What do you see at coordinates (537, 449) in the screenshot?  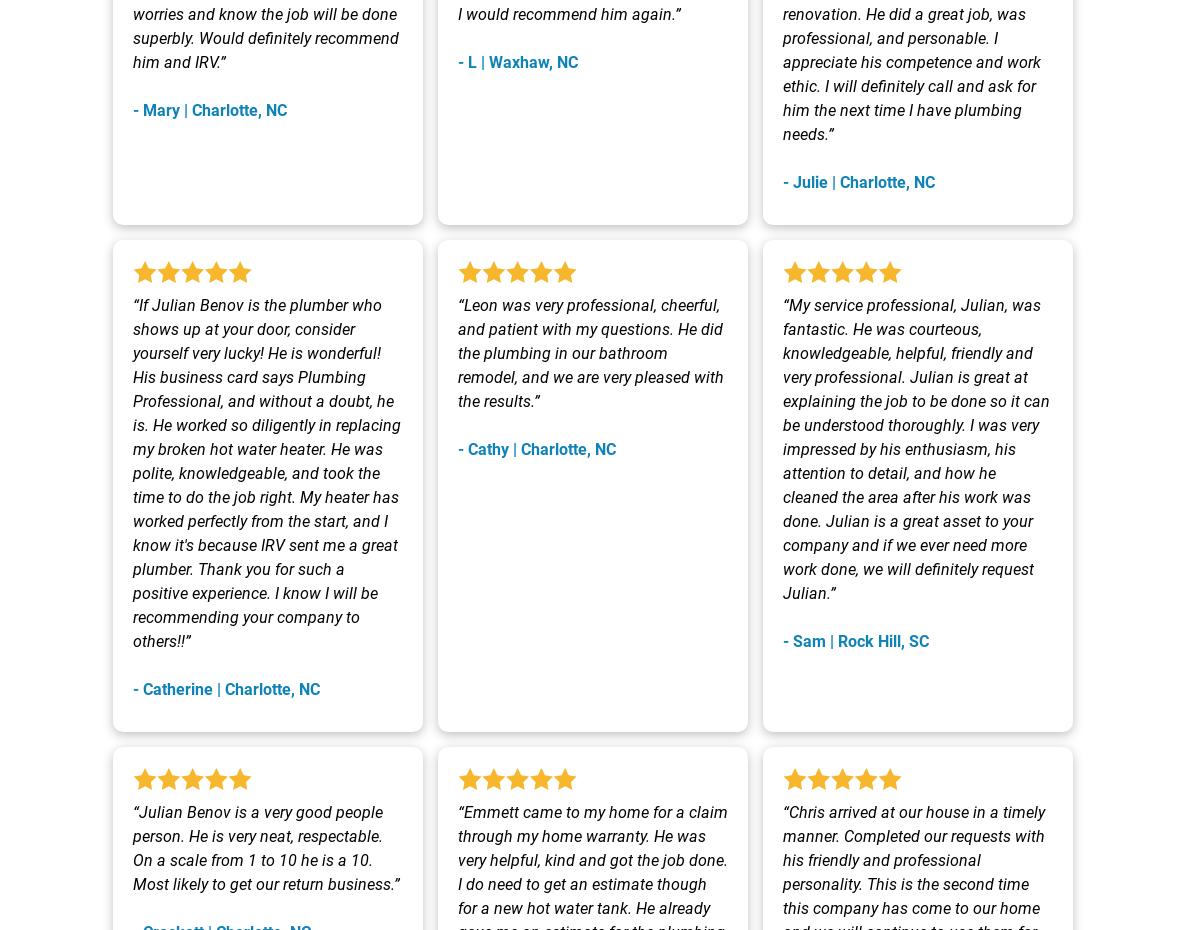 I see `'- Cathy | Charlotte, NC'` at bounding box center [537, 449].